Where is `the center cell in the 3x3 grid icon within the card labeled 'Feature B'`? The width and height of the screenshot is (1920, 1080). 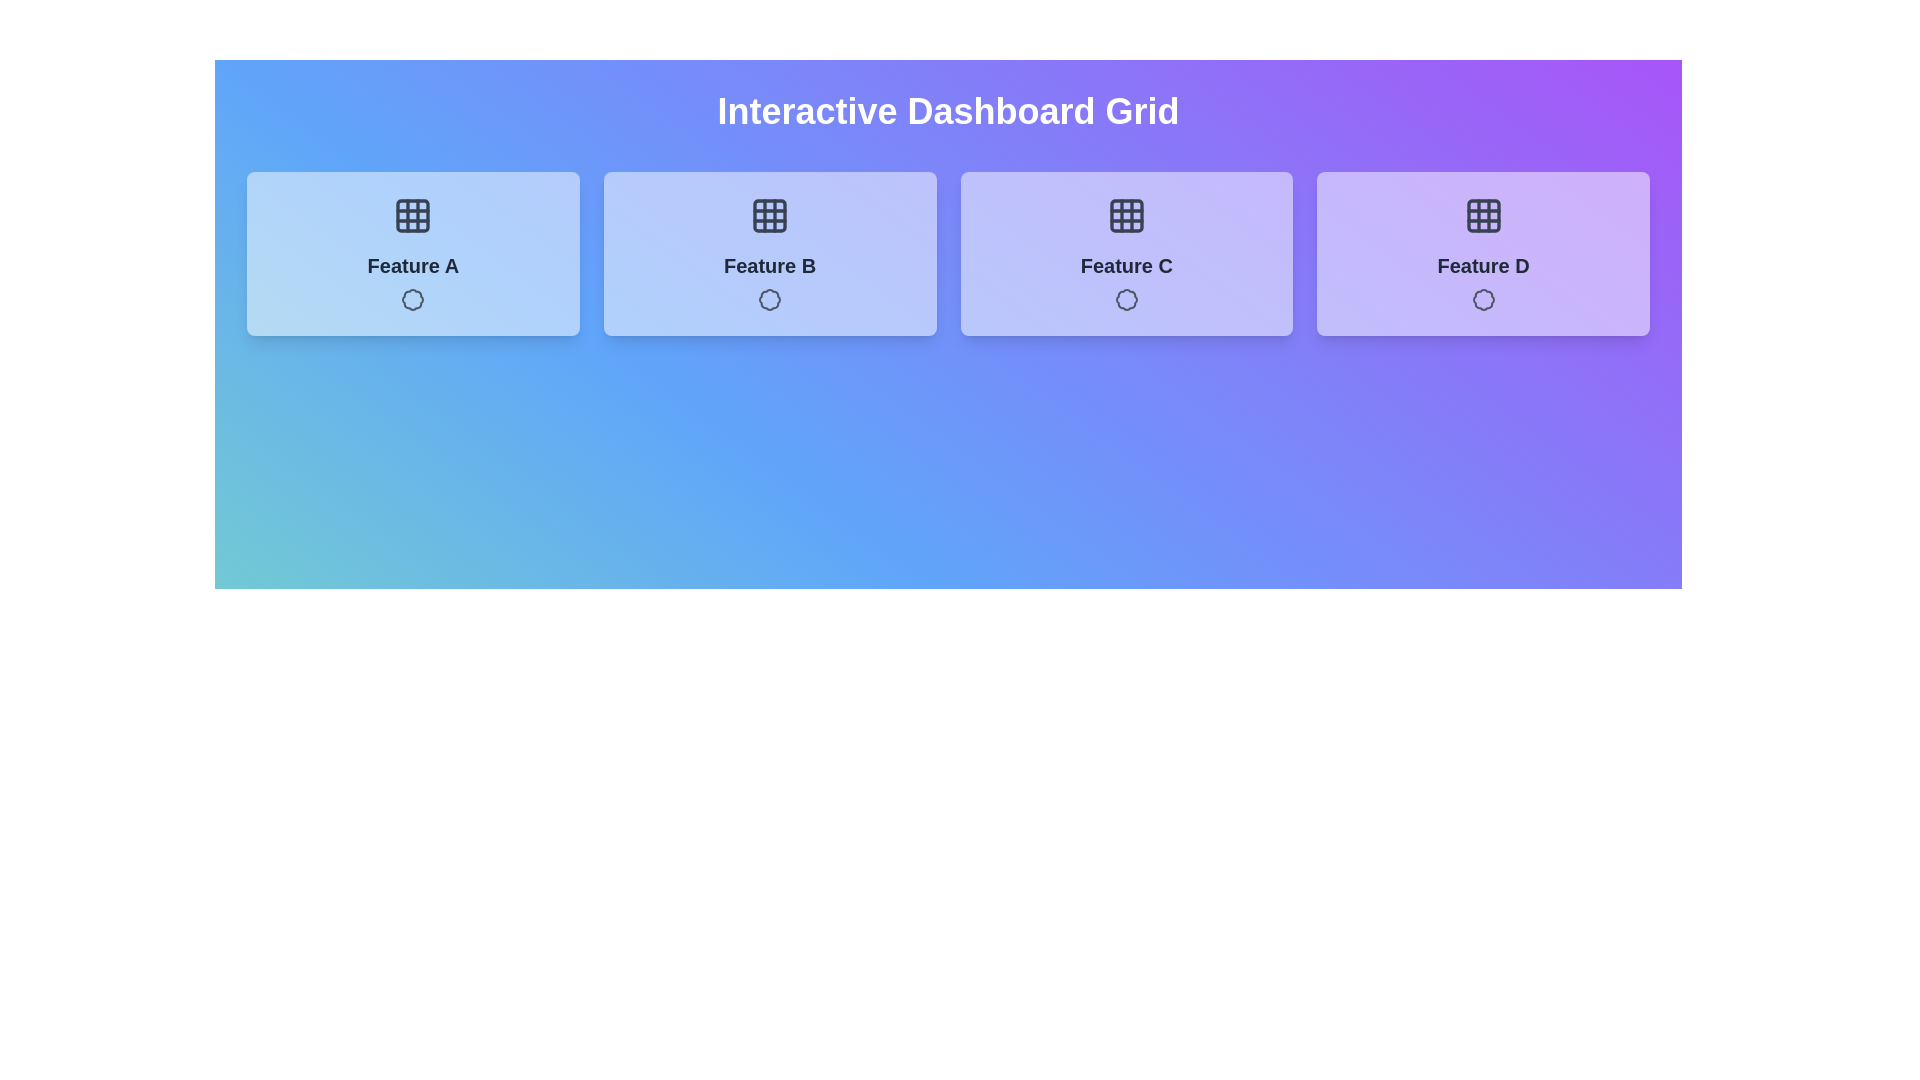
the center cell in the 3x3 grid icon within the card labeled 'Feature B' is located at coordinates (769, 216).